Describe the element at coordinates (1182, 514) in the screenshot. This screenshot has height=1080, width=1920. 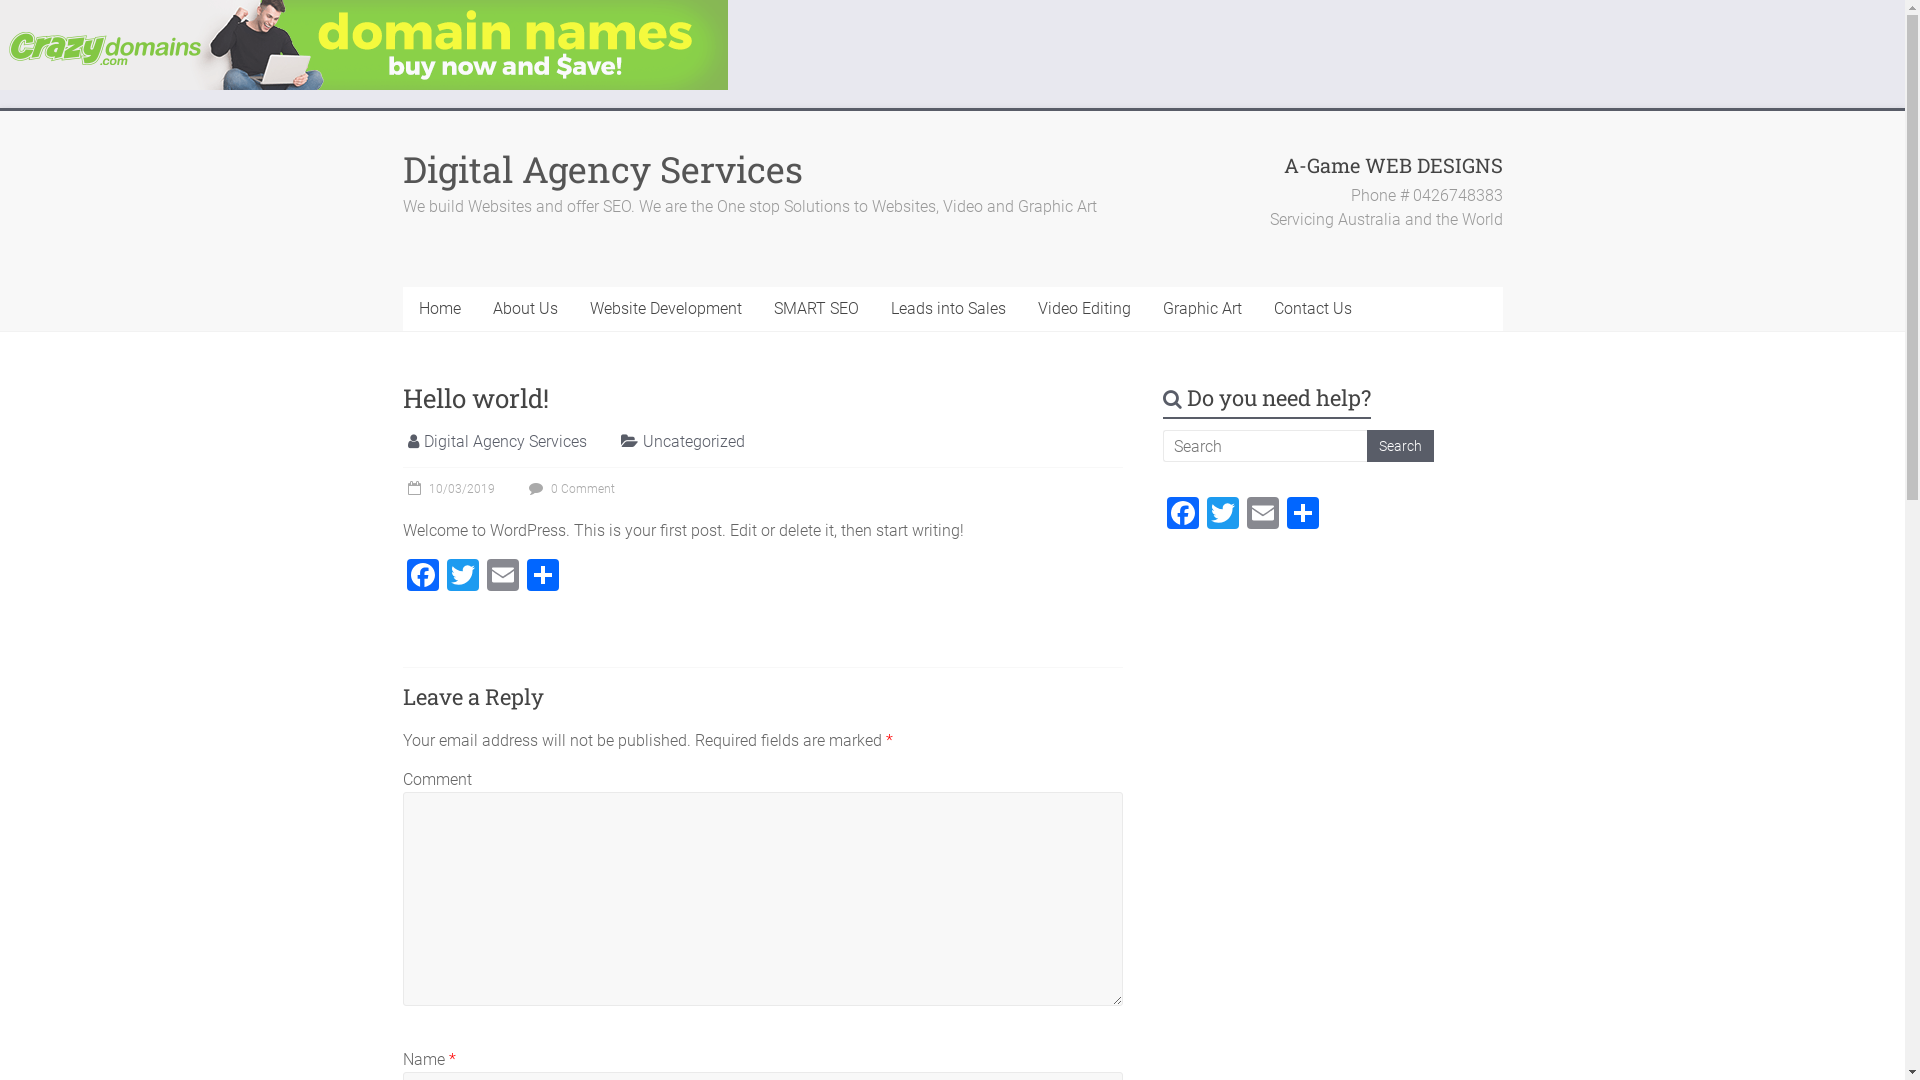
I see `'Facebook'` at that location.